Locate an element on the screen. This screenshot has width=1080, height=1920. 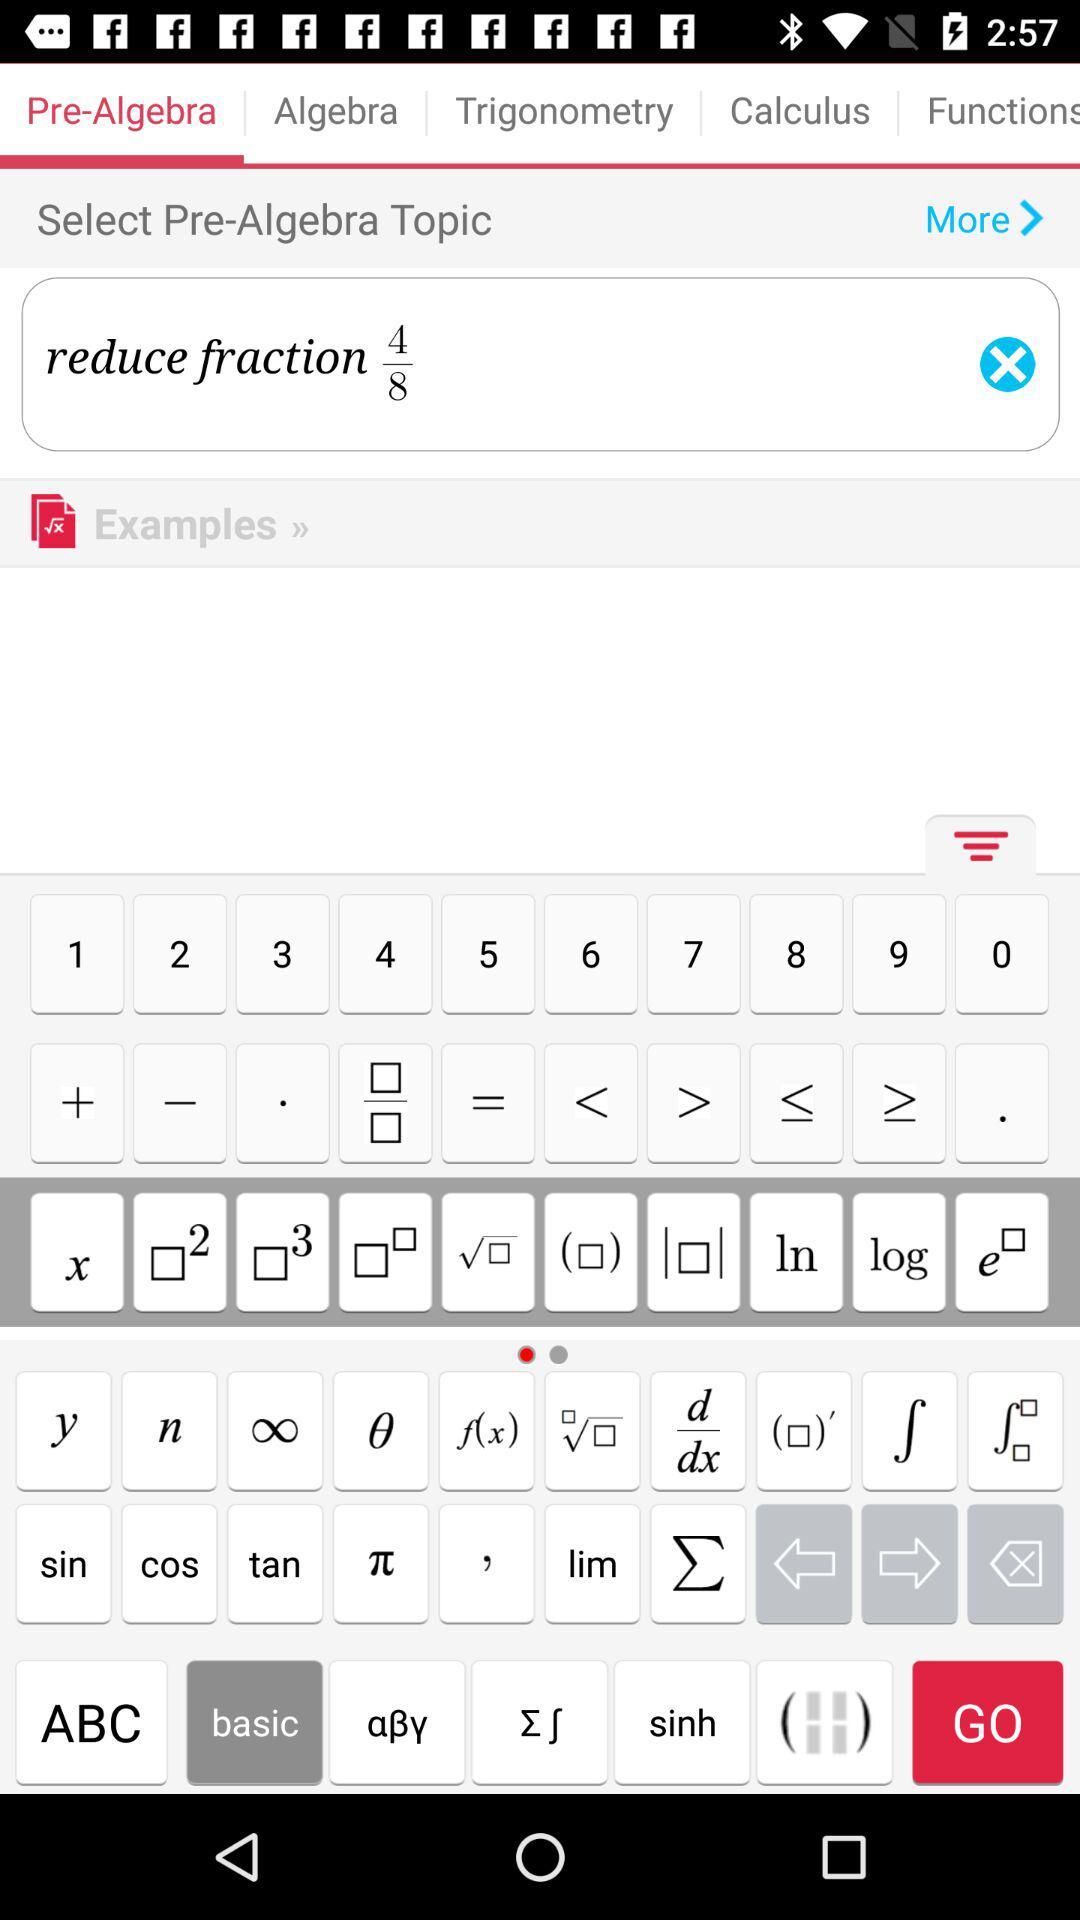
the close icon is located at coordinates (275, 1429).